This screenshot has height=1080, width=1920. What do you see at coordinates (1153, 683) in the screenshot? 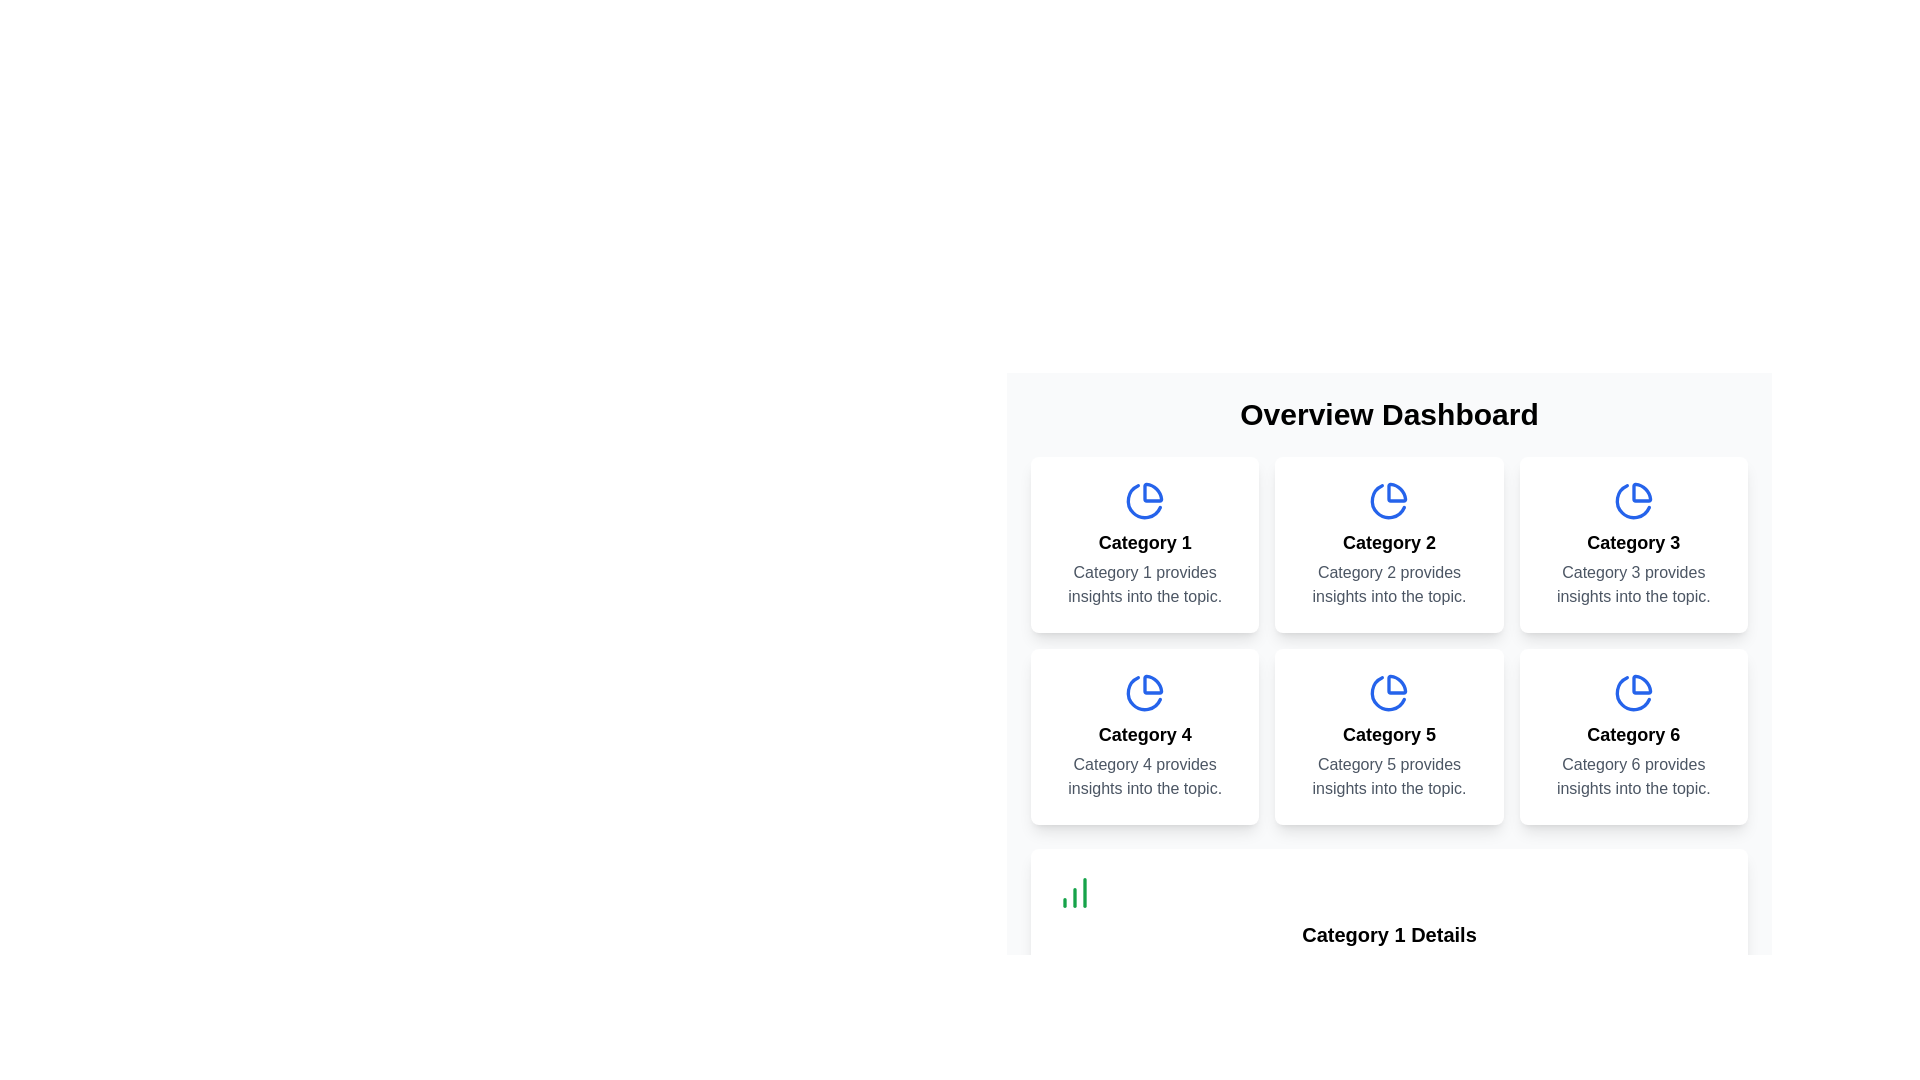
I see `the pie chart wedge element with a blue outline located in the upper-left portion of the Category 4 card on the dashboard` at bounding box center [1153, 683].